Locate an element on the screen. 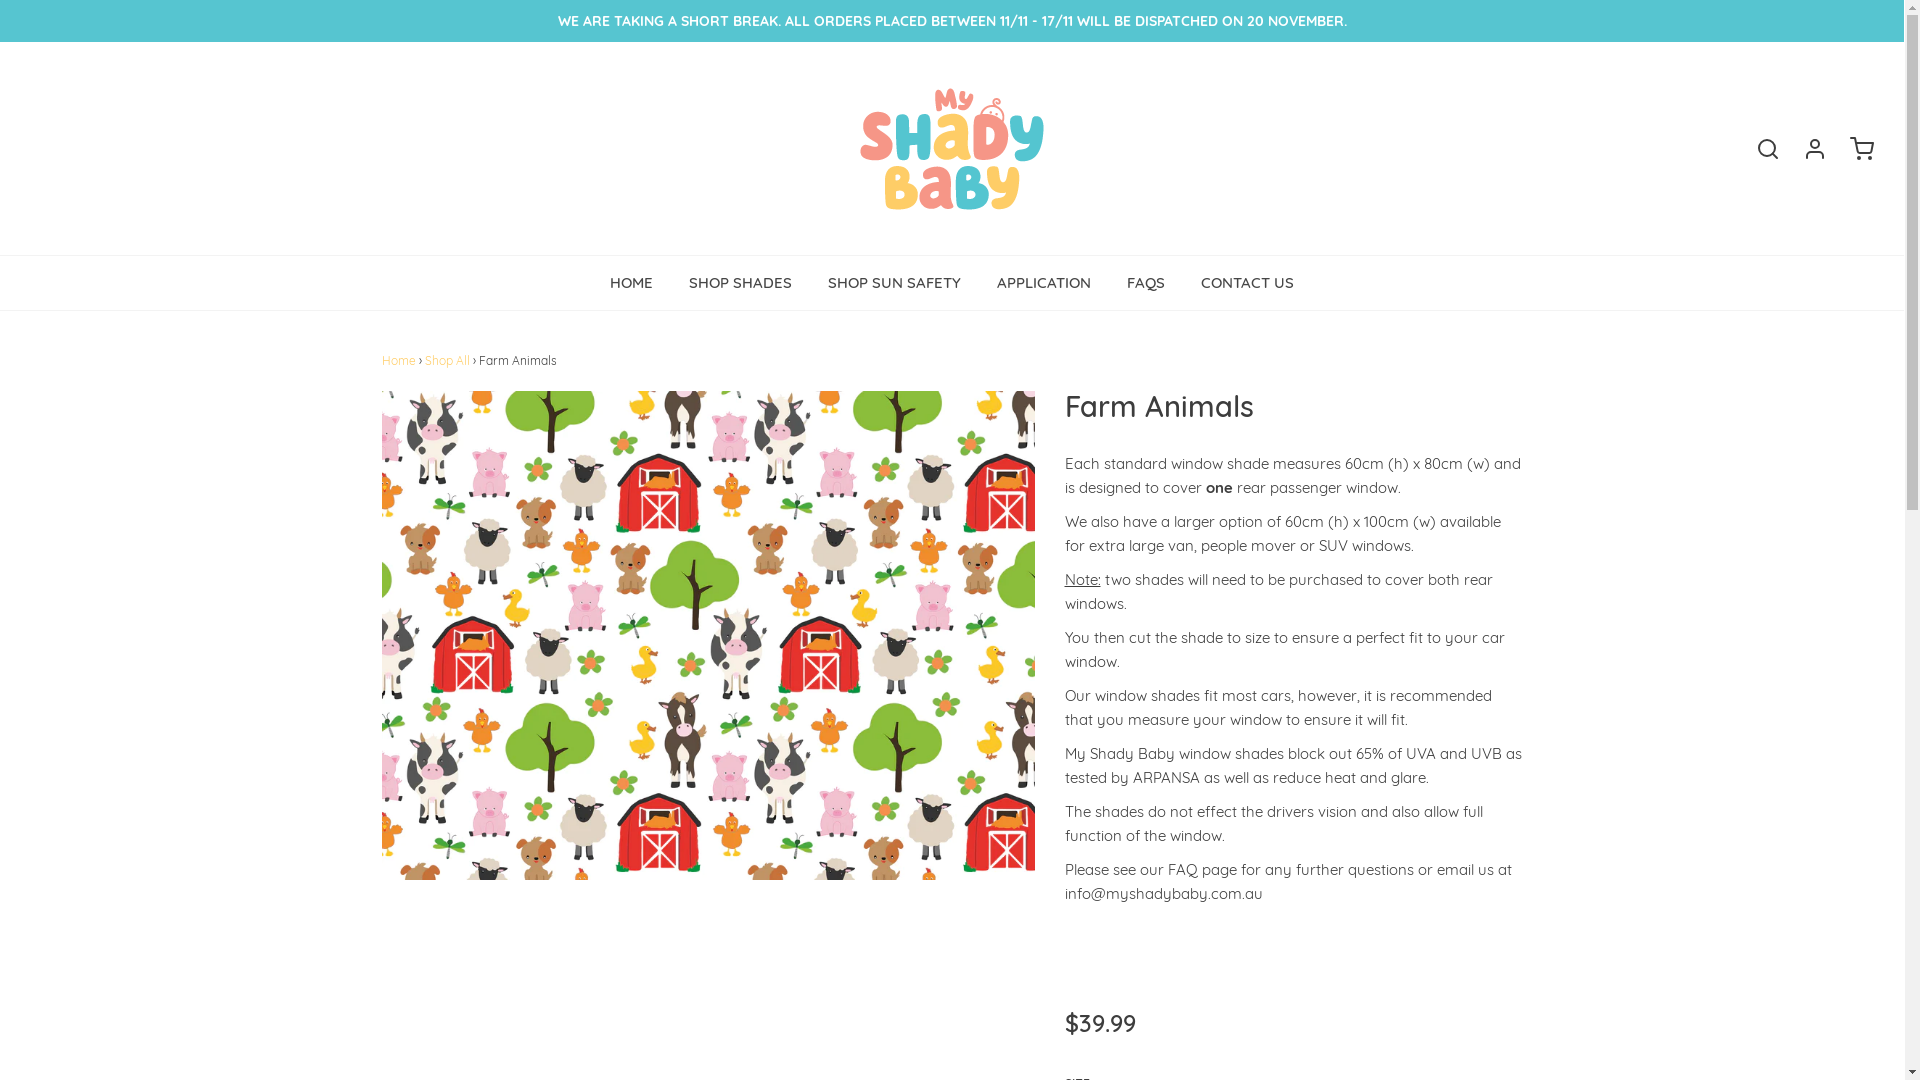 The image size is (1920, 1080). 'APPLICATION' is located at coordinates (1042, 282).